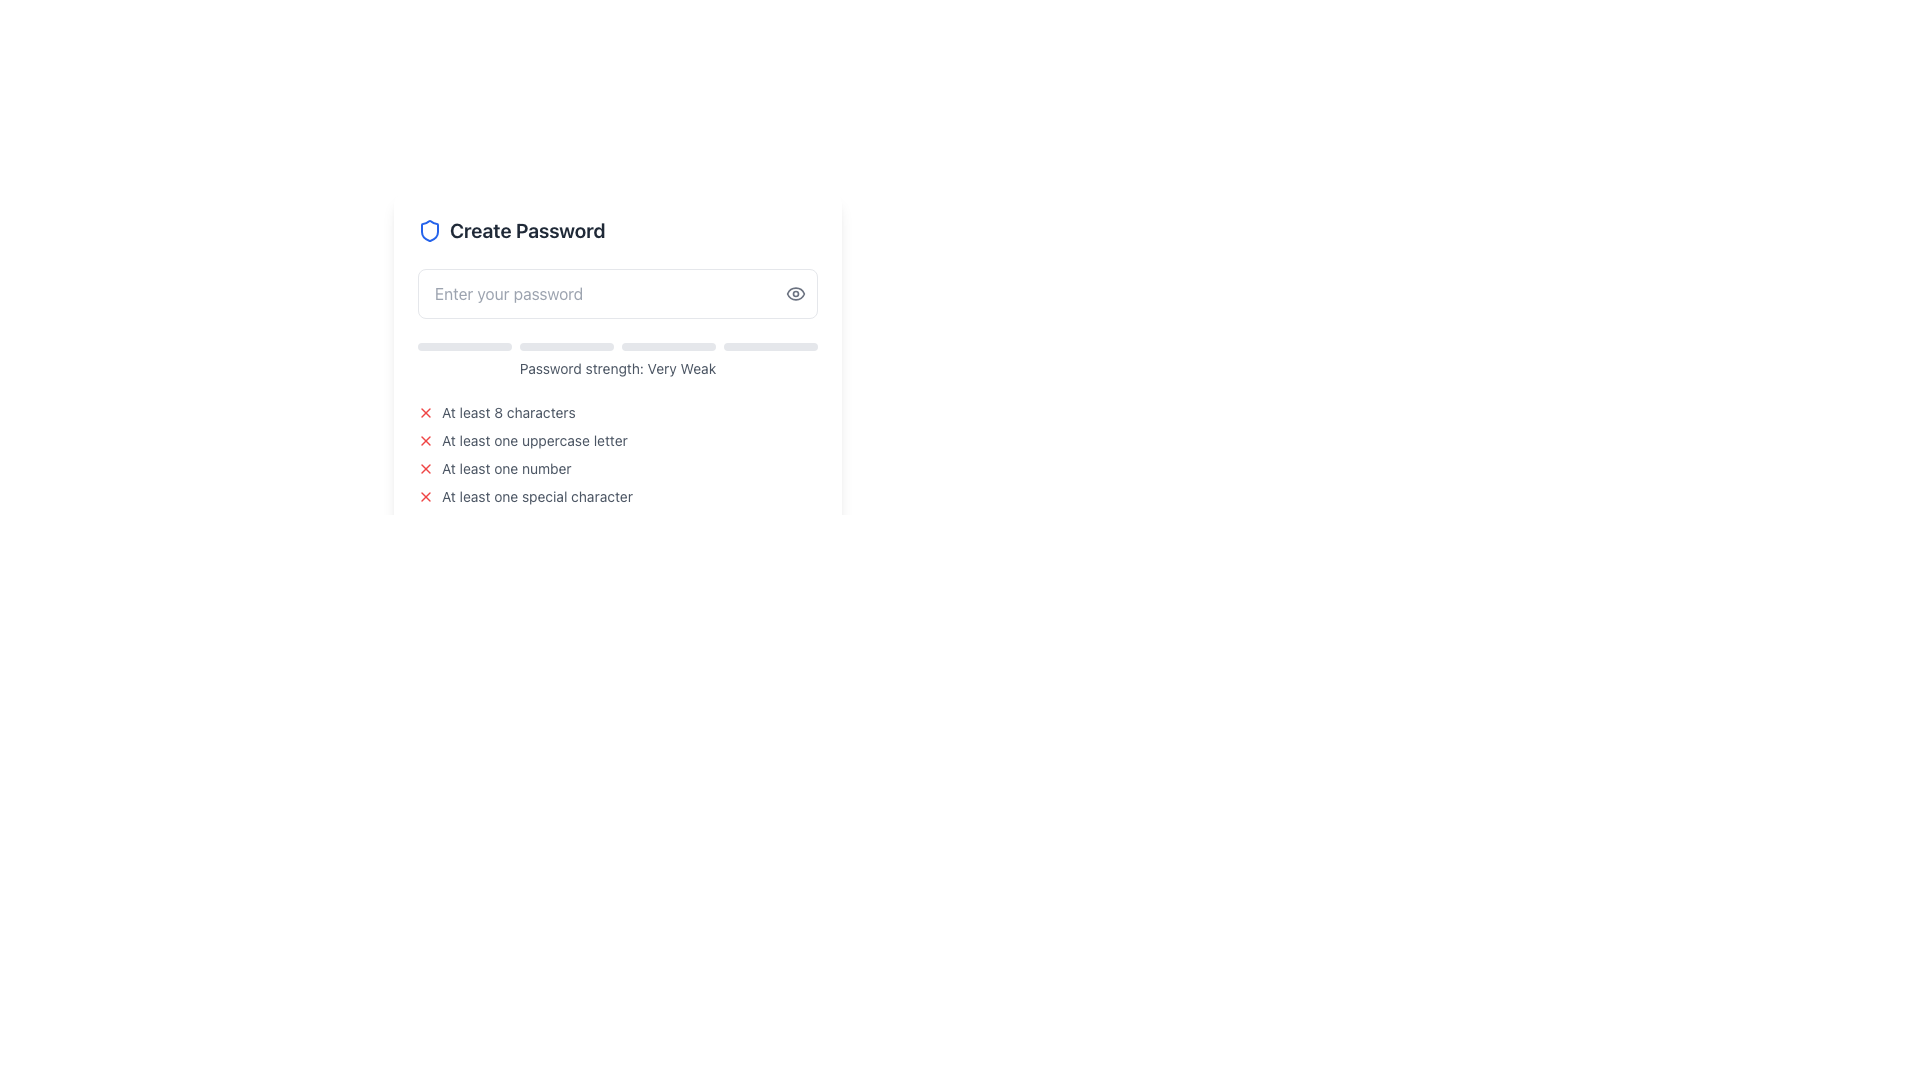 This screenshot has height=1080, width=1920. Describe the element at coordinates (508, 411) in the screenshot. I see `the Instructional Text displaying 'At least 8 characters', which is positioned in the first slot of the password requirements list` at that location.